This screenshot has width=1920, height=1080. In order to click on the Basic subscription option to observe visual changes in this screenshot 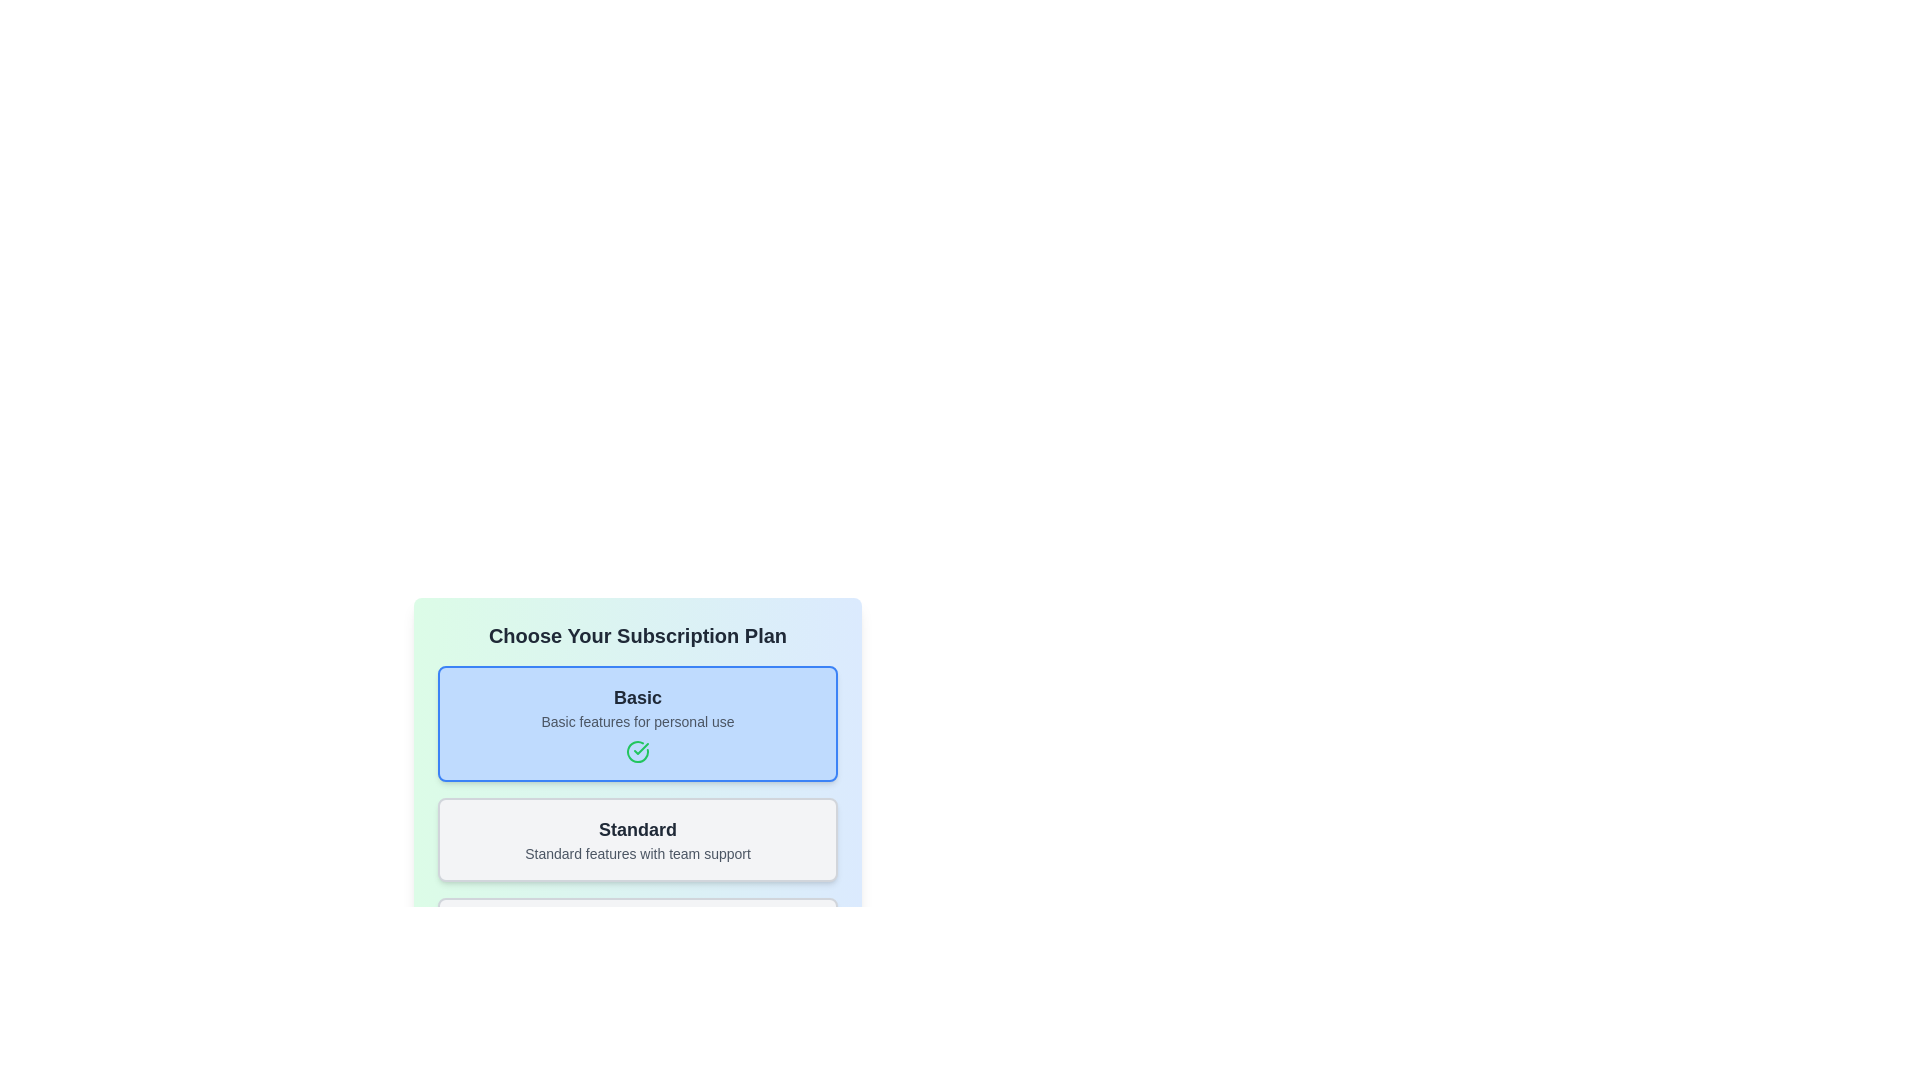, I will do `click(637, 724)`.